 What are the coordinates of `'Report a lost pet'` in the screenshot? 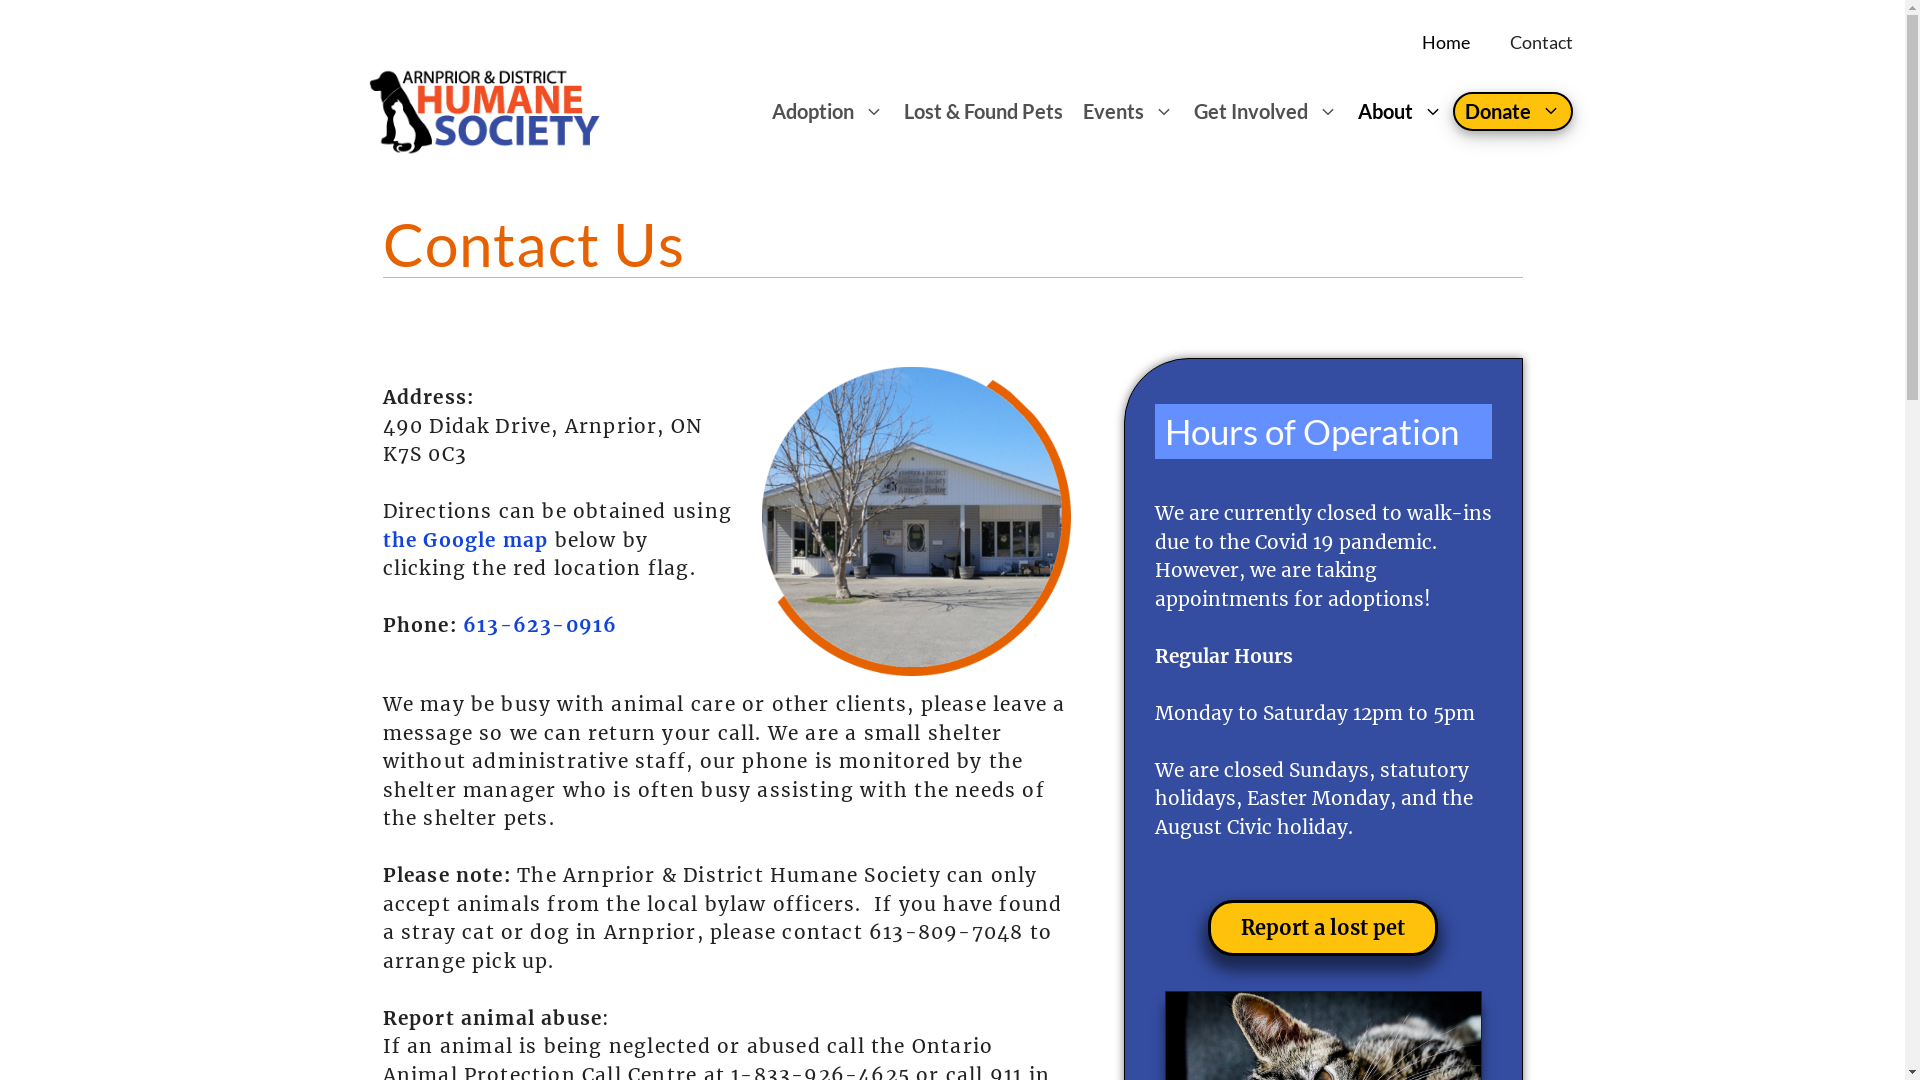 It's located at (1323, 928).